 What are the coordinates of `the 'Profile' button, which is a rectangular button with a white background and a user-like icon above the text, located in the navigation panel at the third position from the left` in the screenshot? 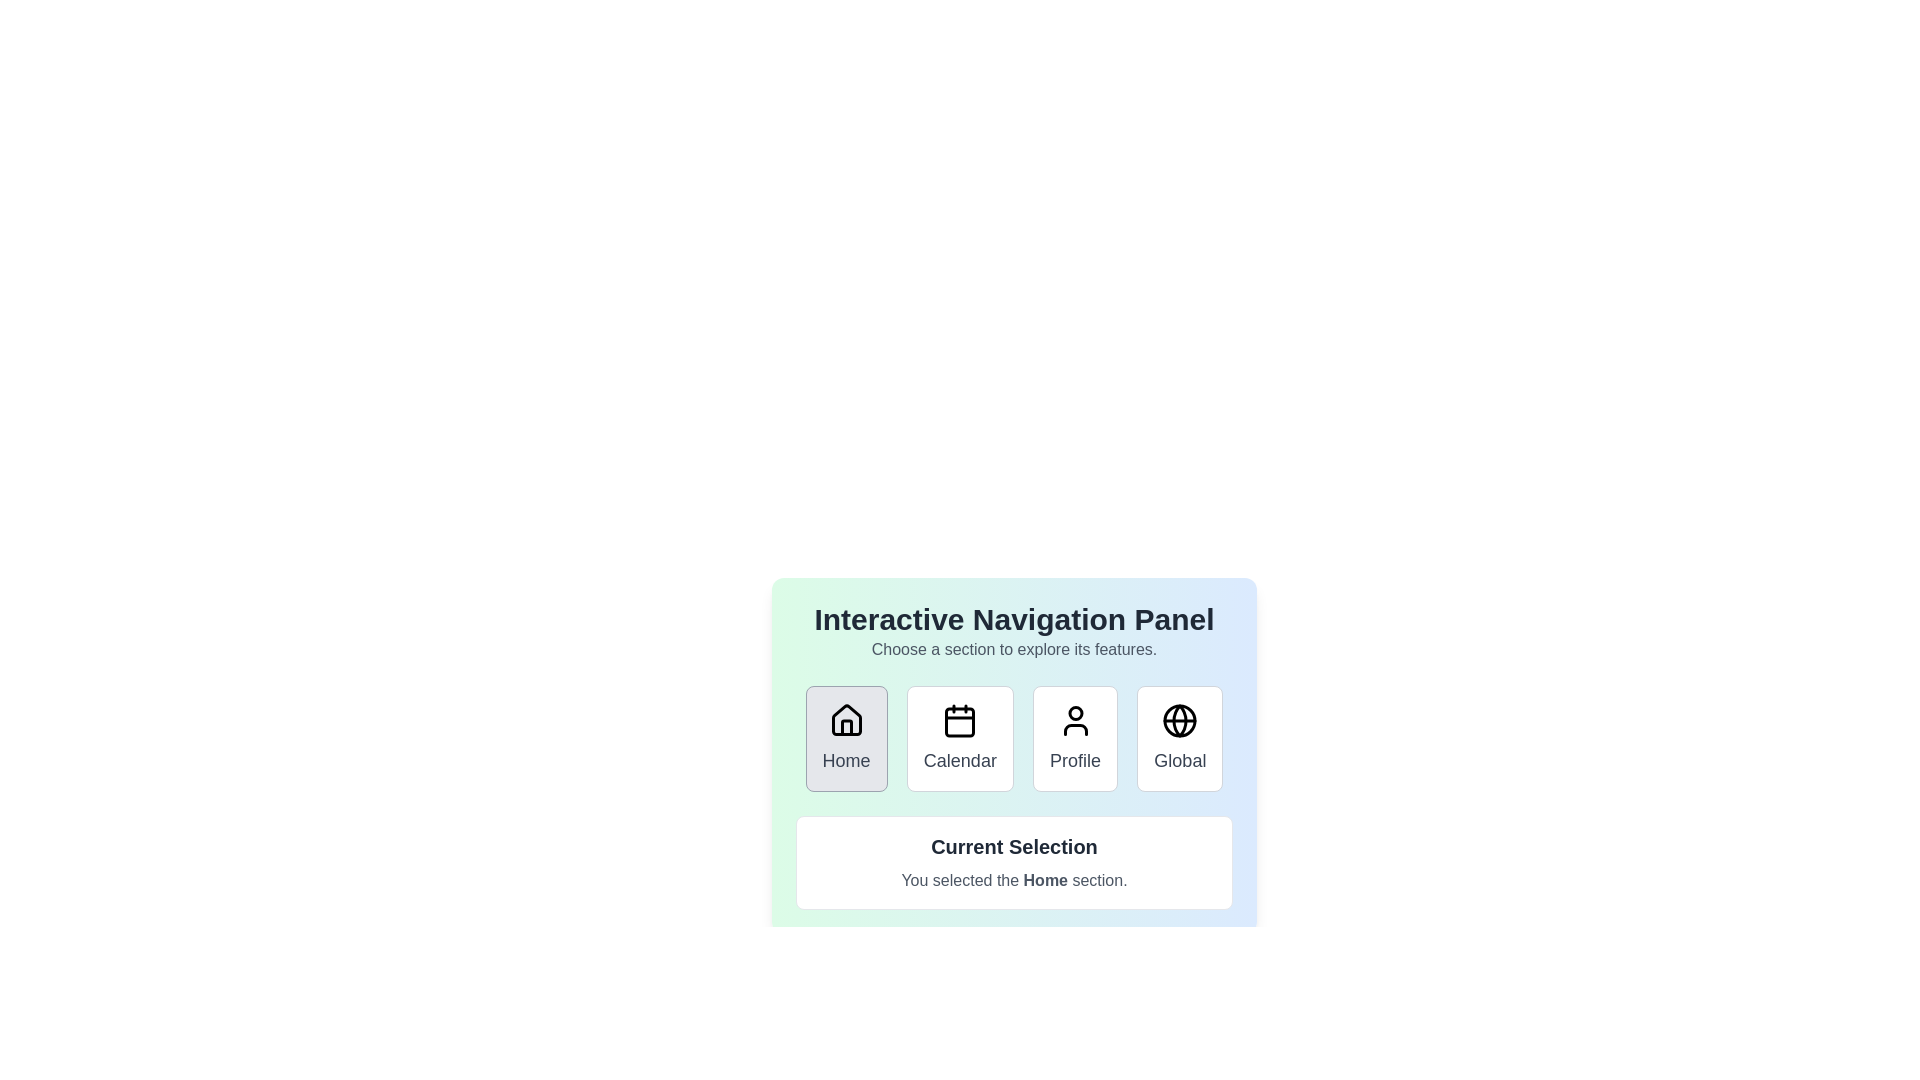 It's located at (1074, 739).